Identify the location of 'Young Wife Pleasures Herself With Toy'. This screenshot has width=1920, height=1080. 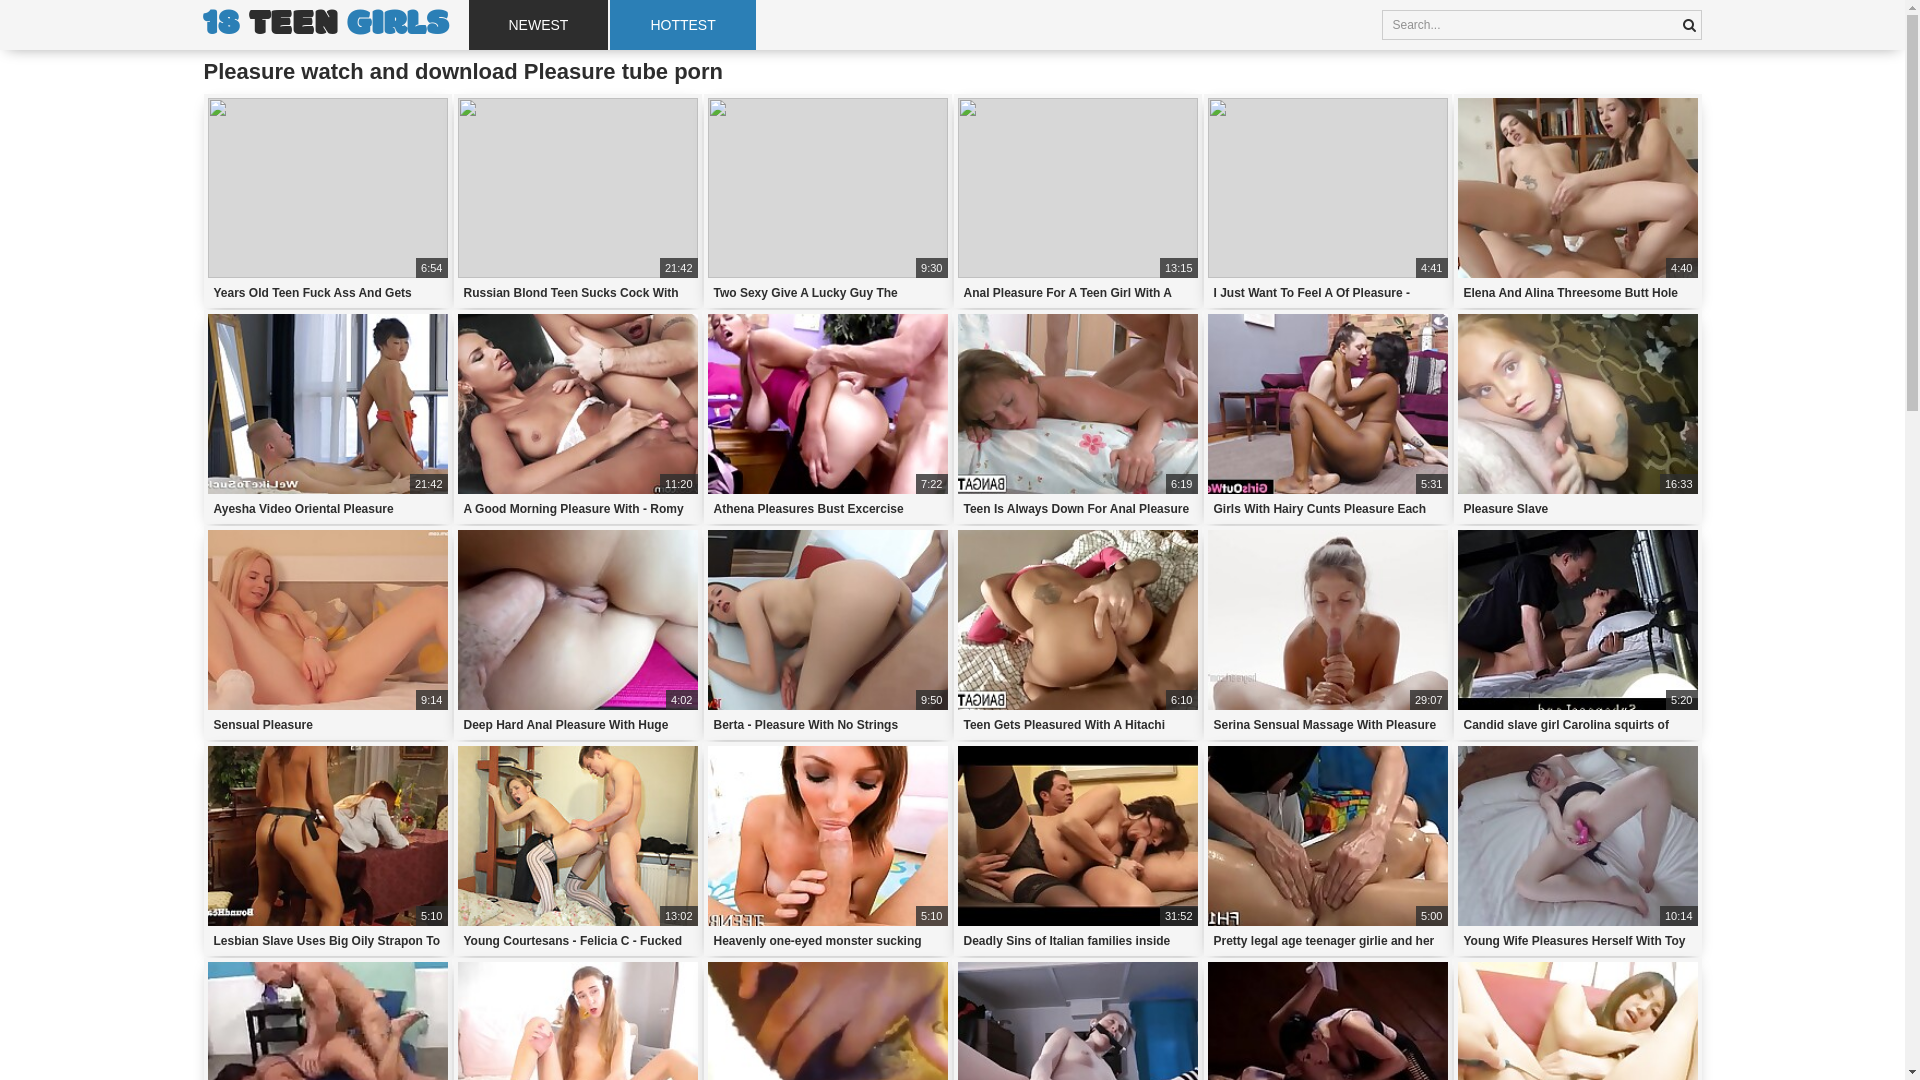
(1577, 941).